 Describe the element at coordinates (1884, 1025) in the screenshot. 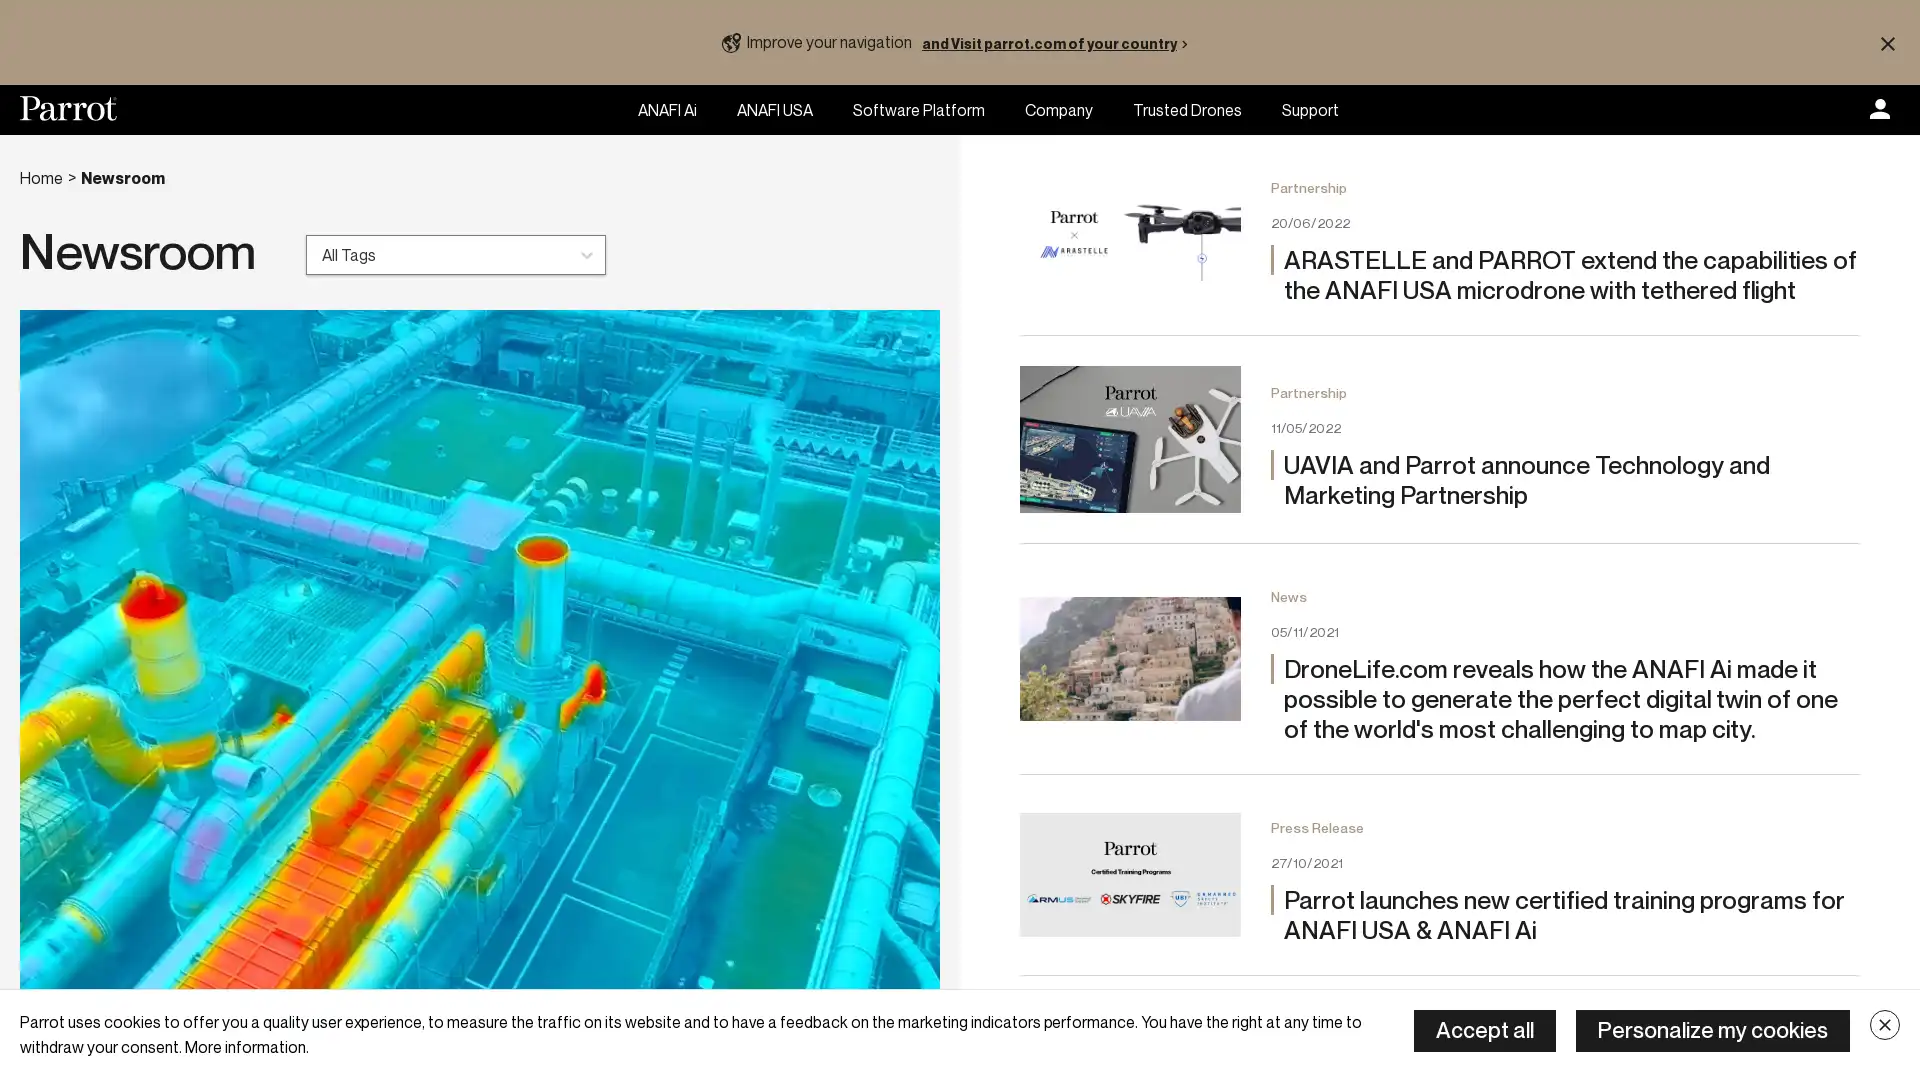

I see `close` at that location.